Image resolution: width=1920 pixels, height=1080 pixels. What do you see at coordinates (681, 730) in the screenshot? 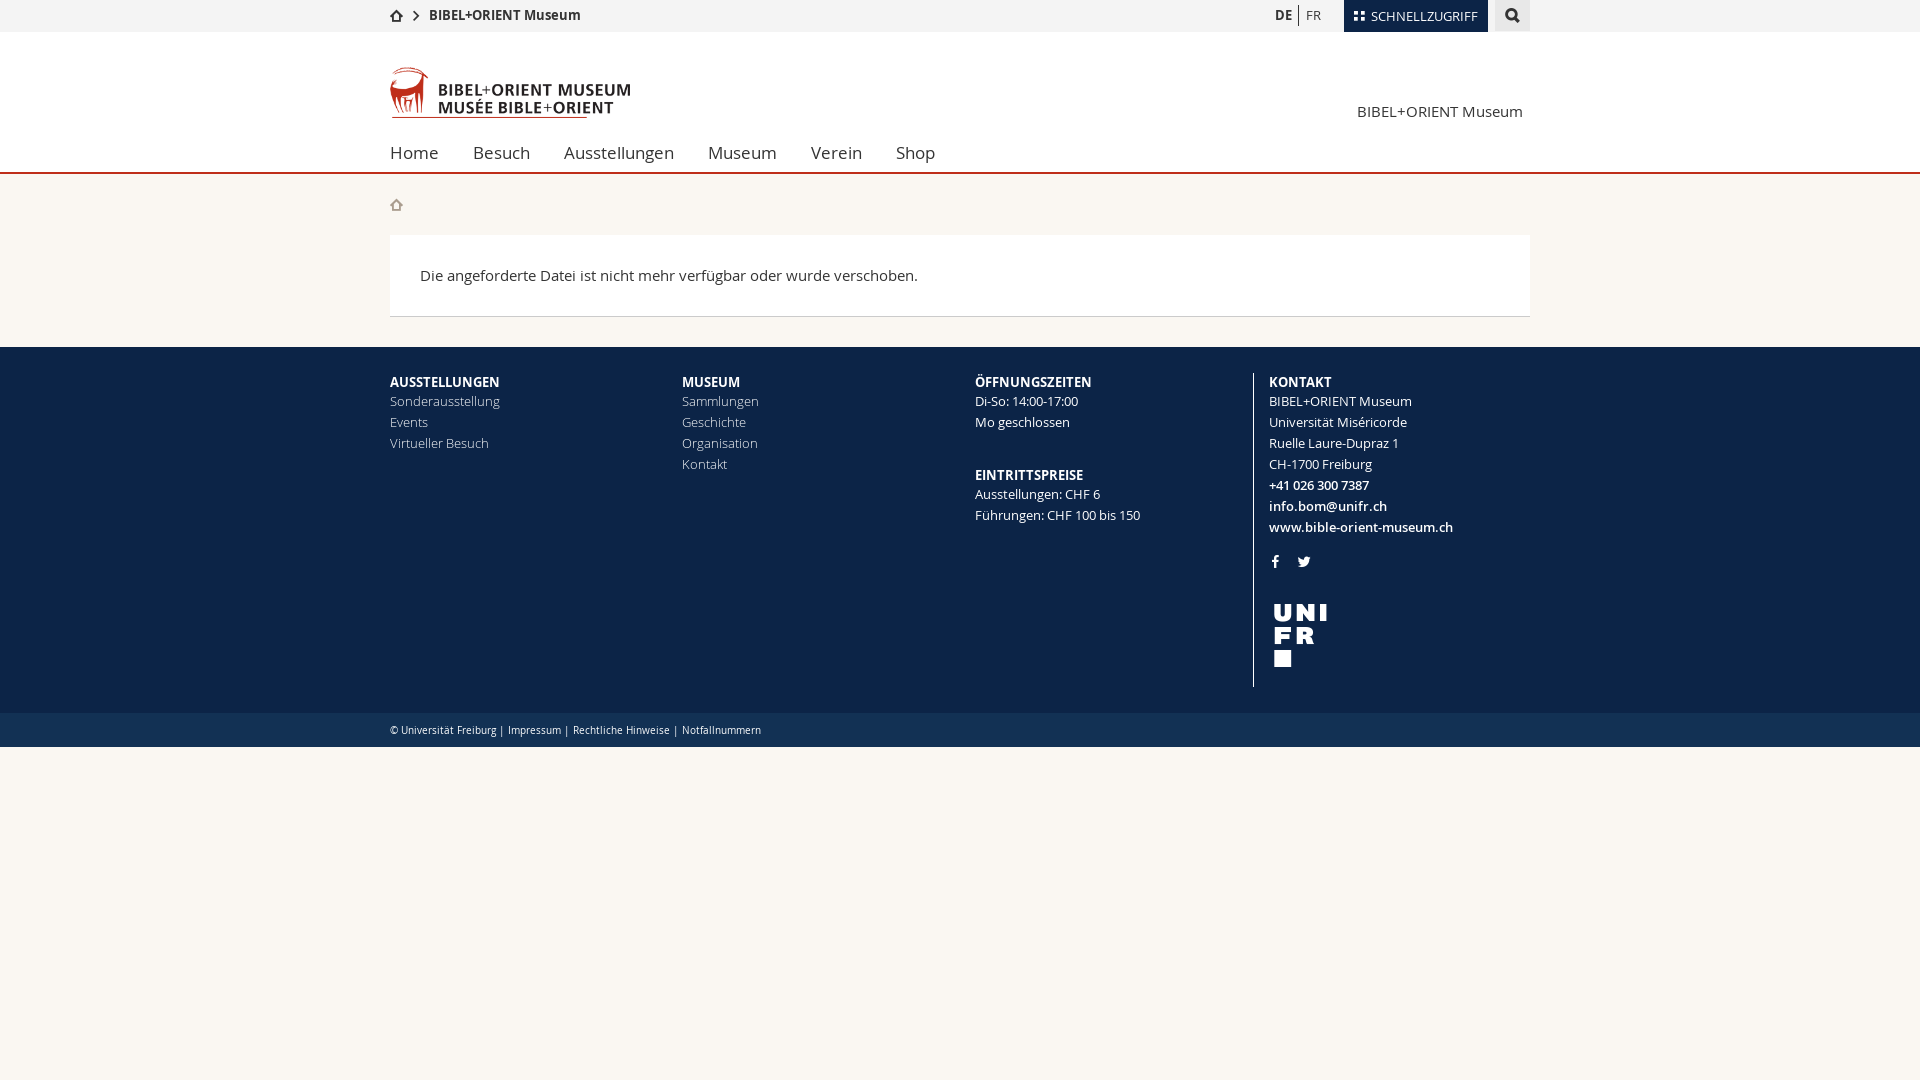
I see `'Notfallnummern'` at bounding box center [681, 730].